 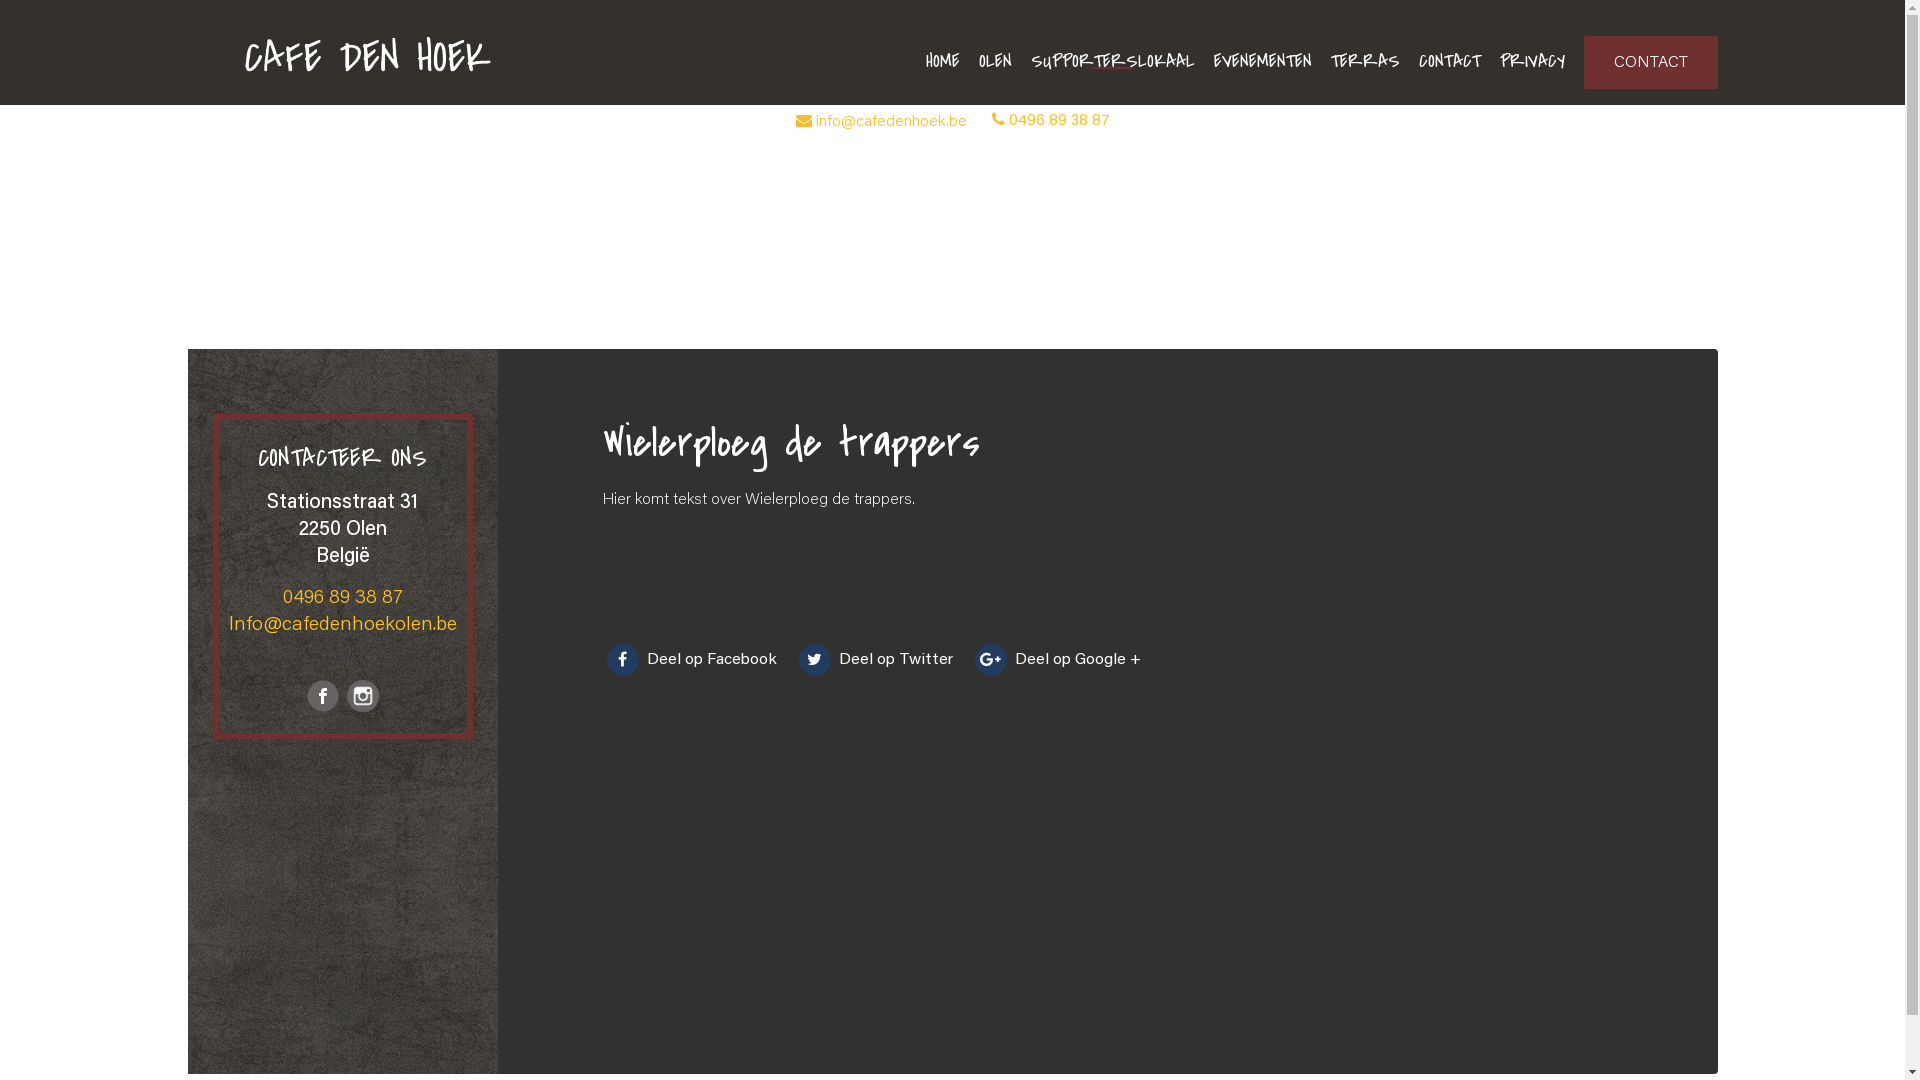 What do you see at coordinates (281, 596) in the screenshot?
I see `'0496 89 38 87'` at bounding box center [281, 596].